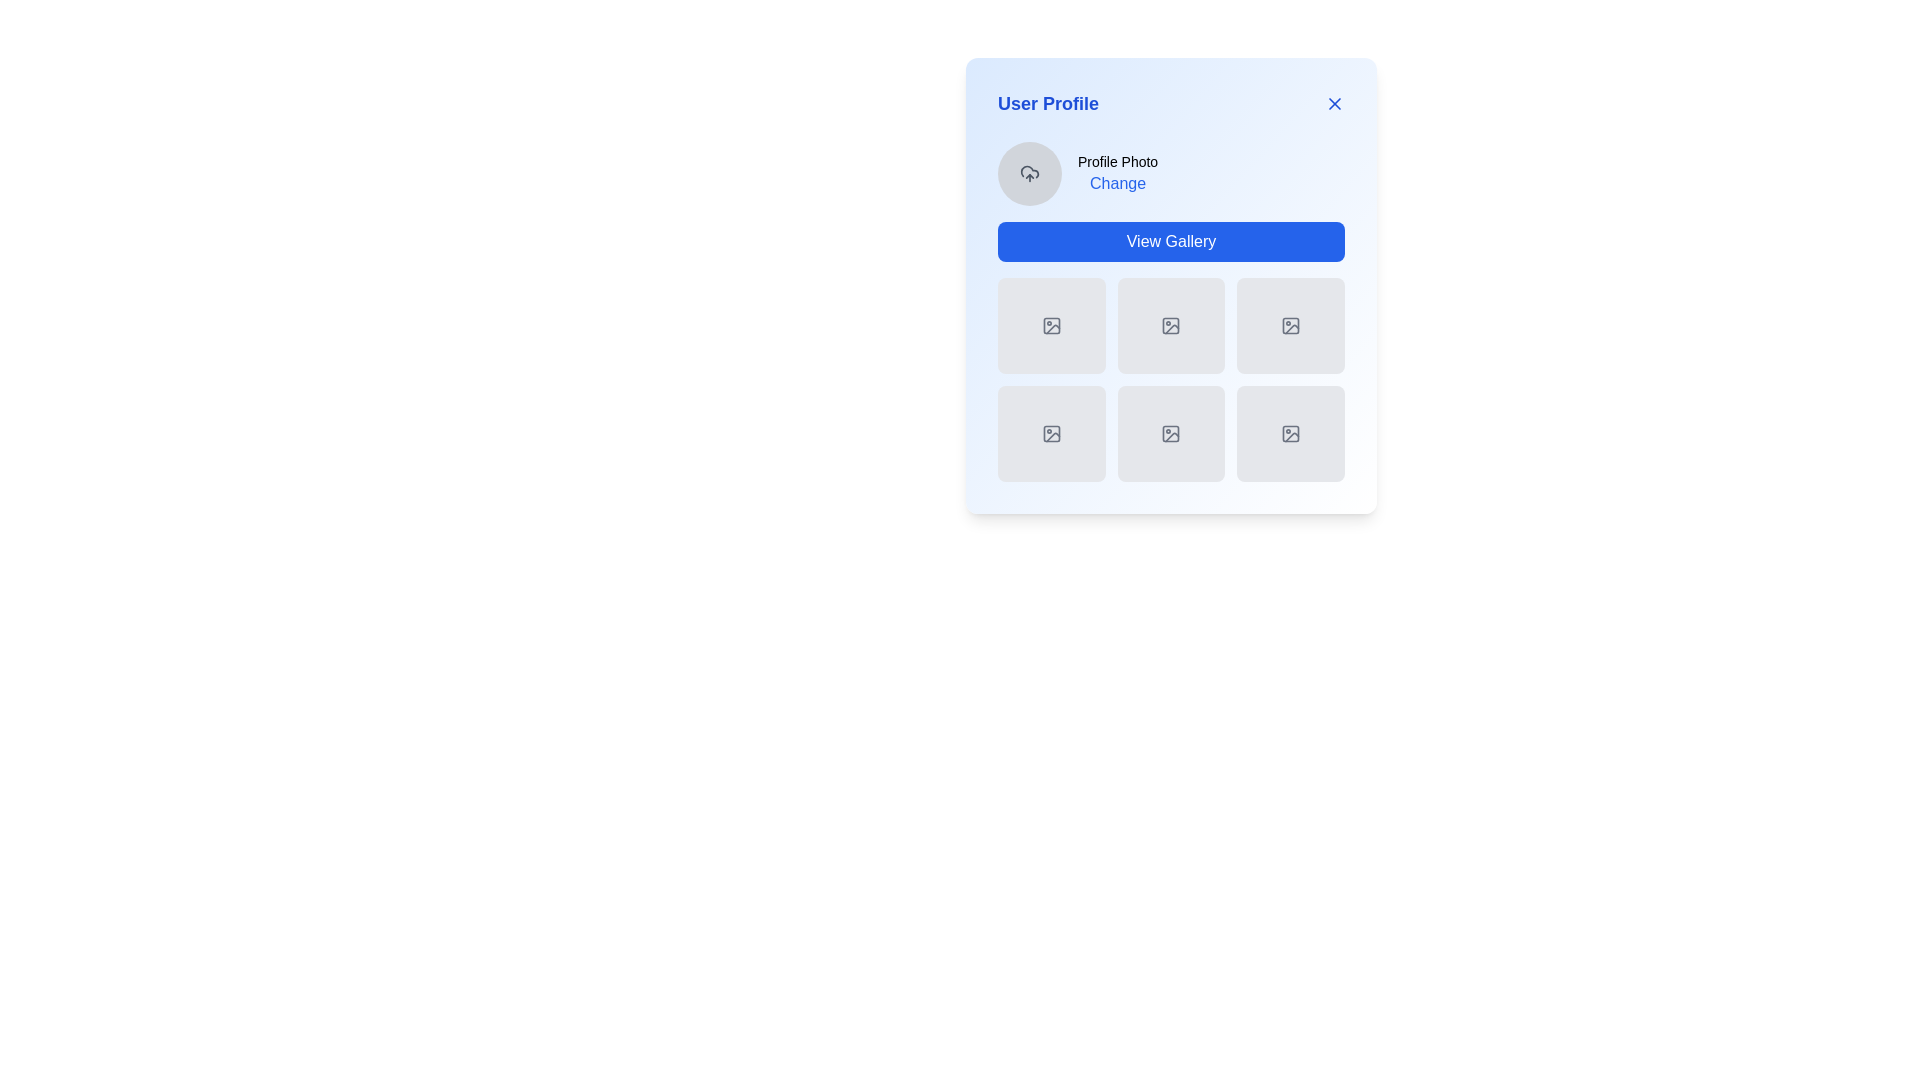  I want to click on the small, square-shaped graphical placeholder icon located in the second position of the second row within a grid of six components, so click(1050, 433).